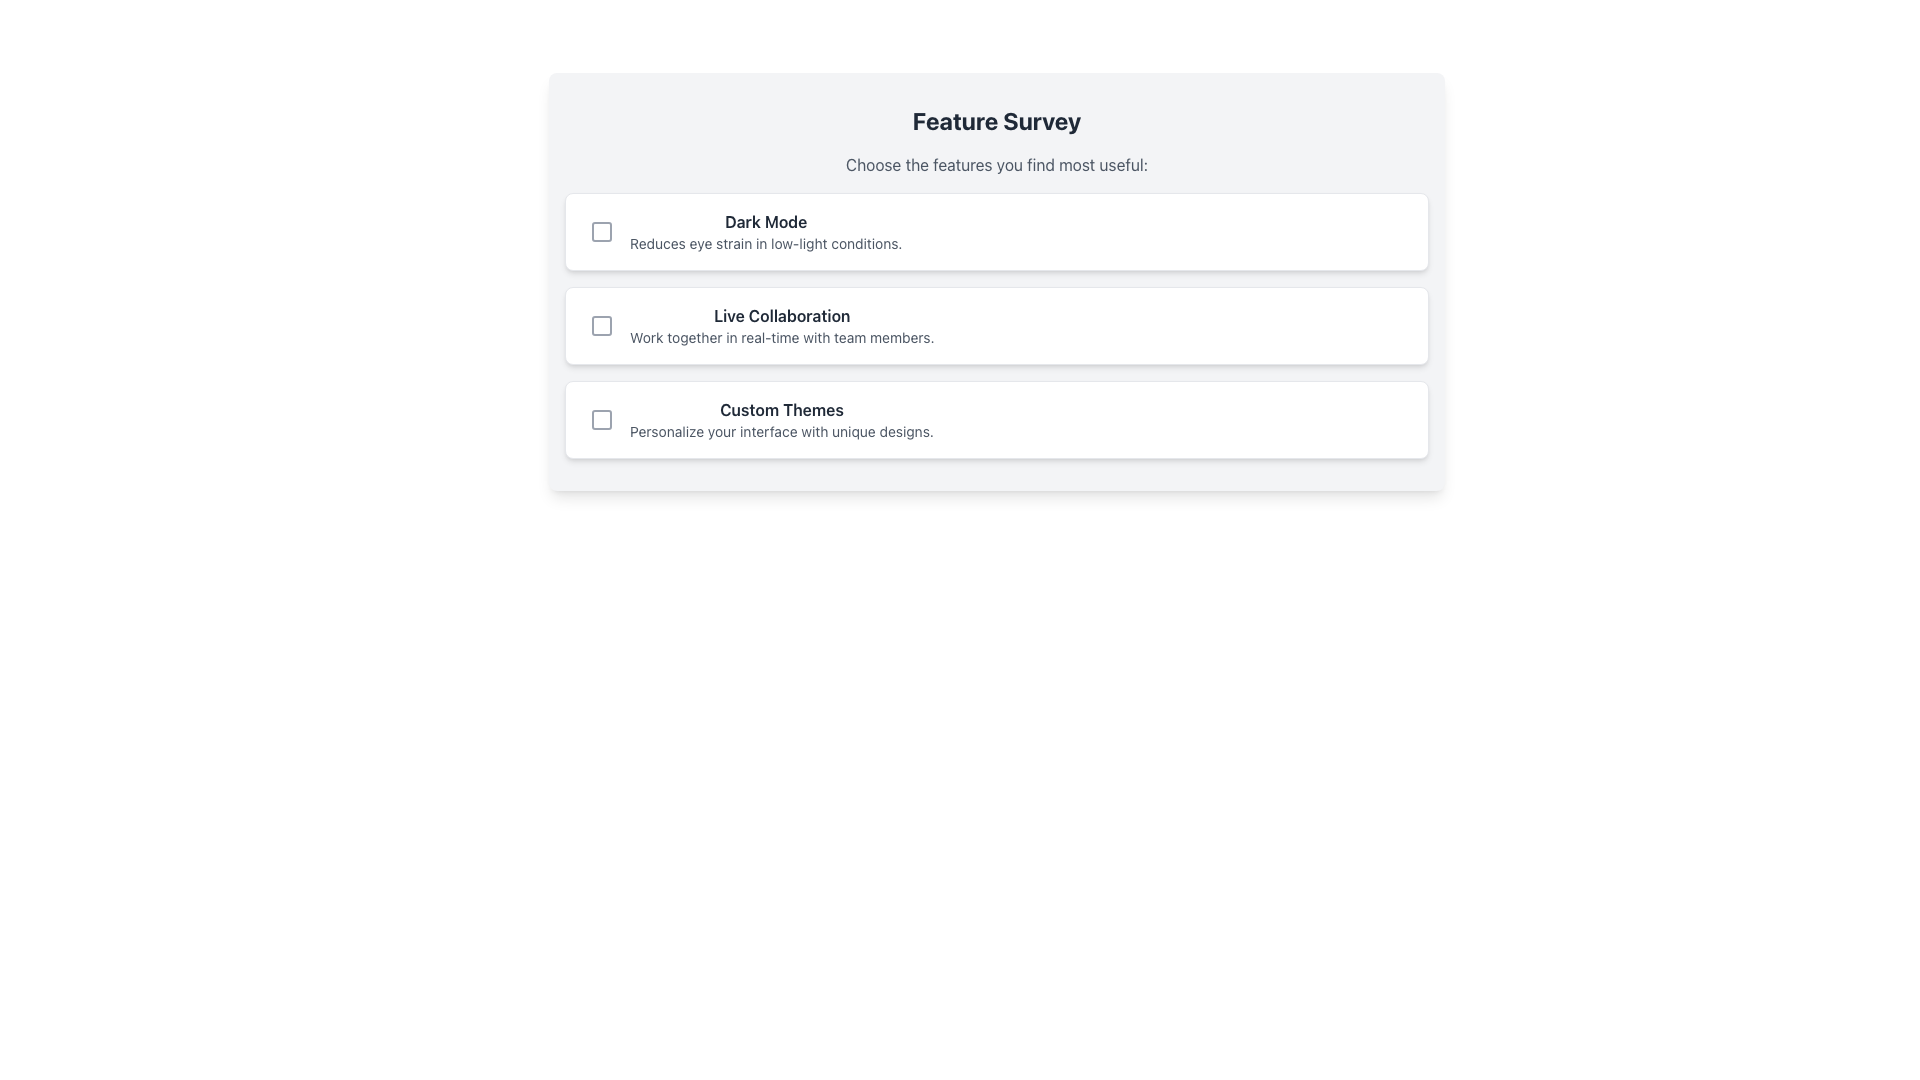  I want to click on the checkboxes in the second block of the feature preferences survey to select features, so click(997, 281).